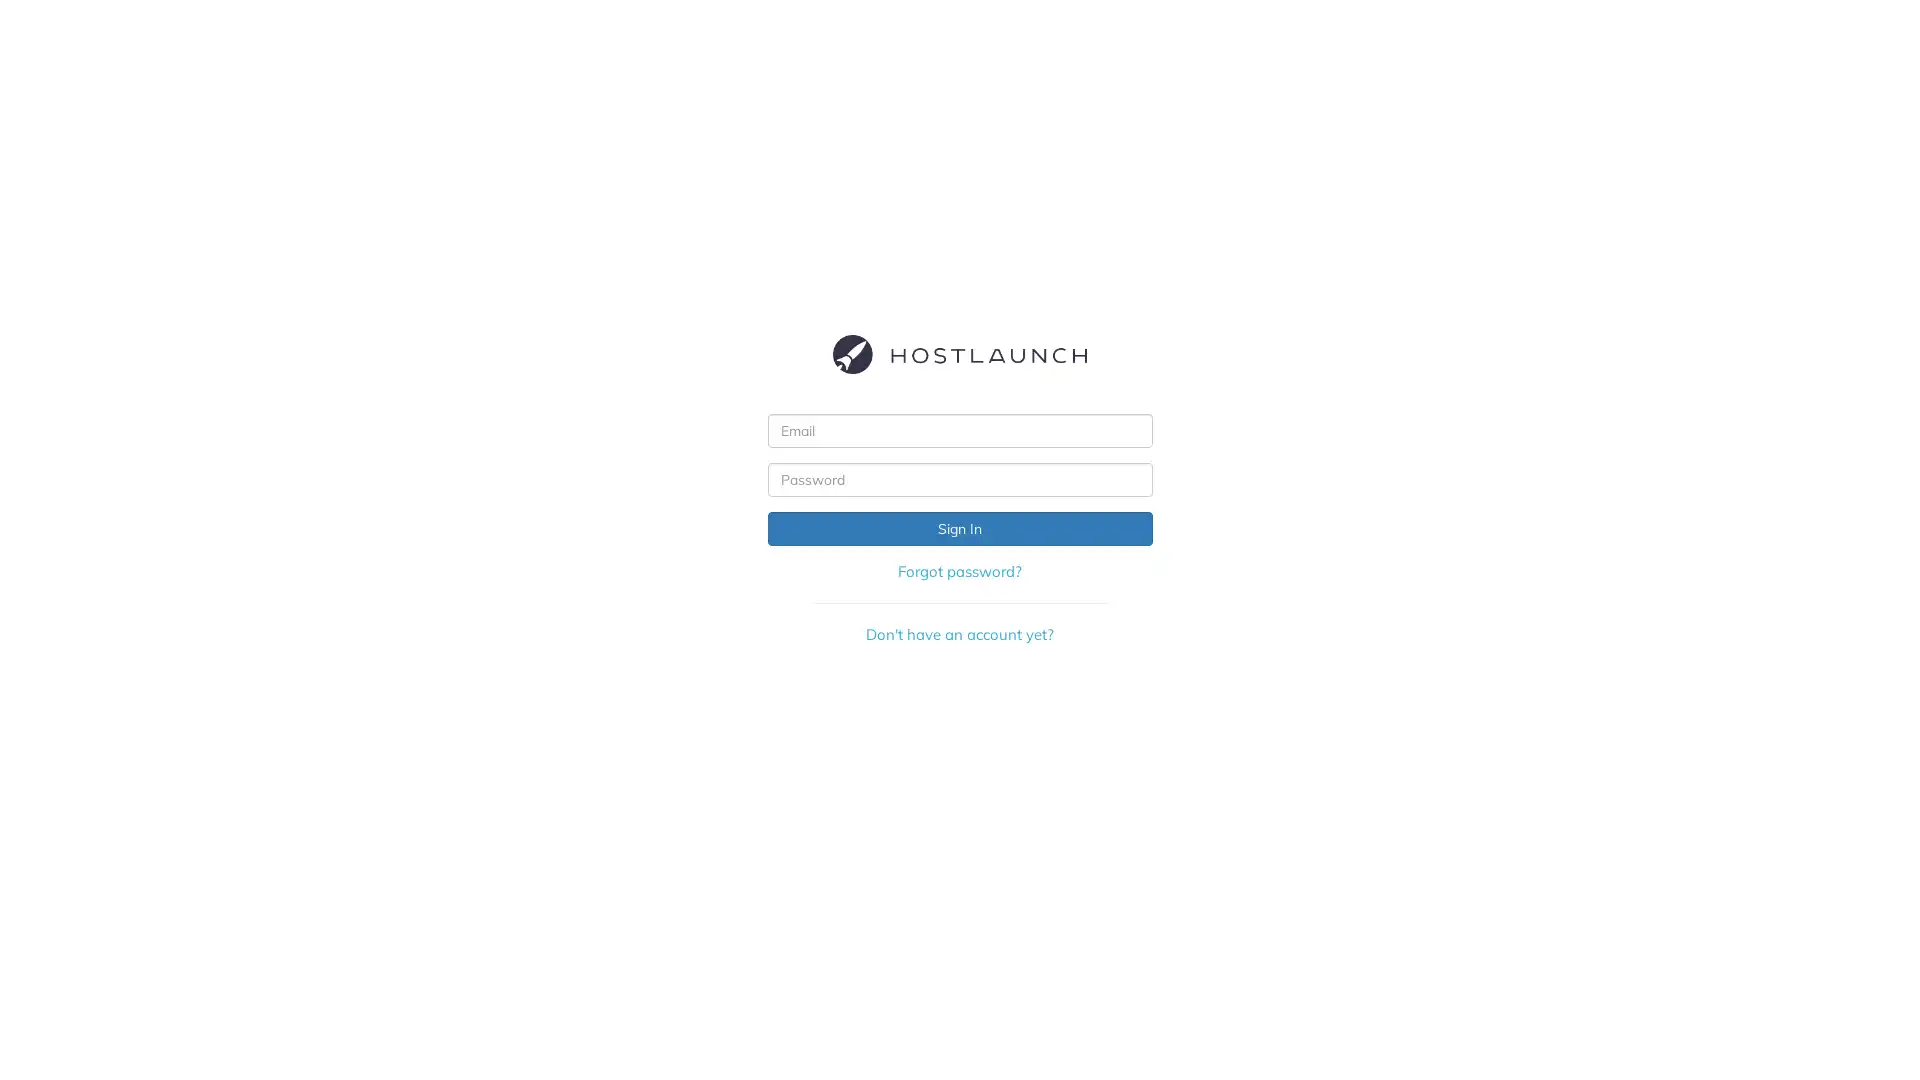  What do you see at coordinates (958, 633) in the screenshot?
I see `Don't have an account yet?` at bounding box center [958, 633].